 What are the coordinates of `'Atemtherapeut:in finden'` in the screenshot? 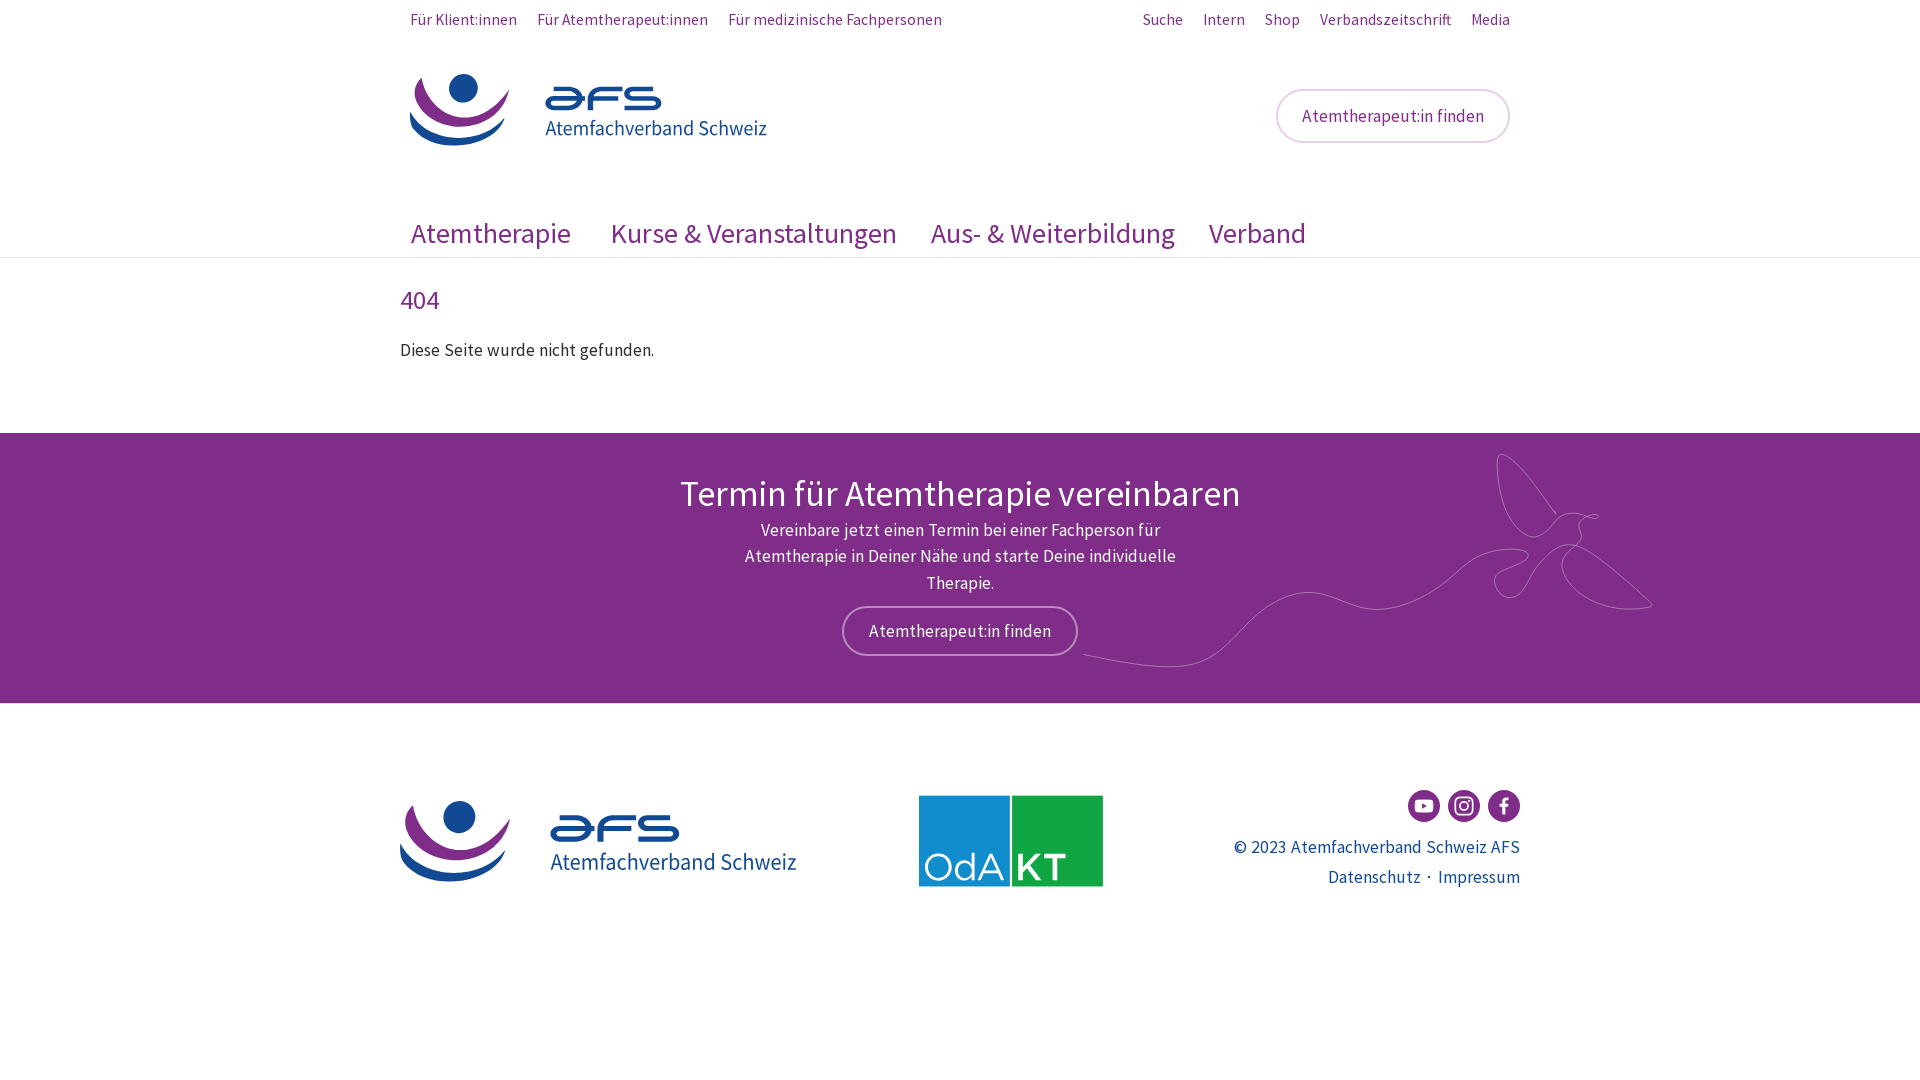 It's located at (1275, 115).